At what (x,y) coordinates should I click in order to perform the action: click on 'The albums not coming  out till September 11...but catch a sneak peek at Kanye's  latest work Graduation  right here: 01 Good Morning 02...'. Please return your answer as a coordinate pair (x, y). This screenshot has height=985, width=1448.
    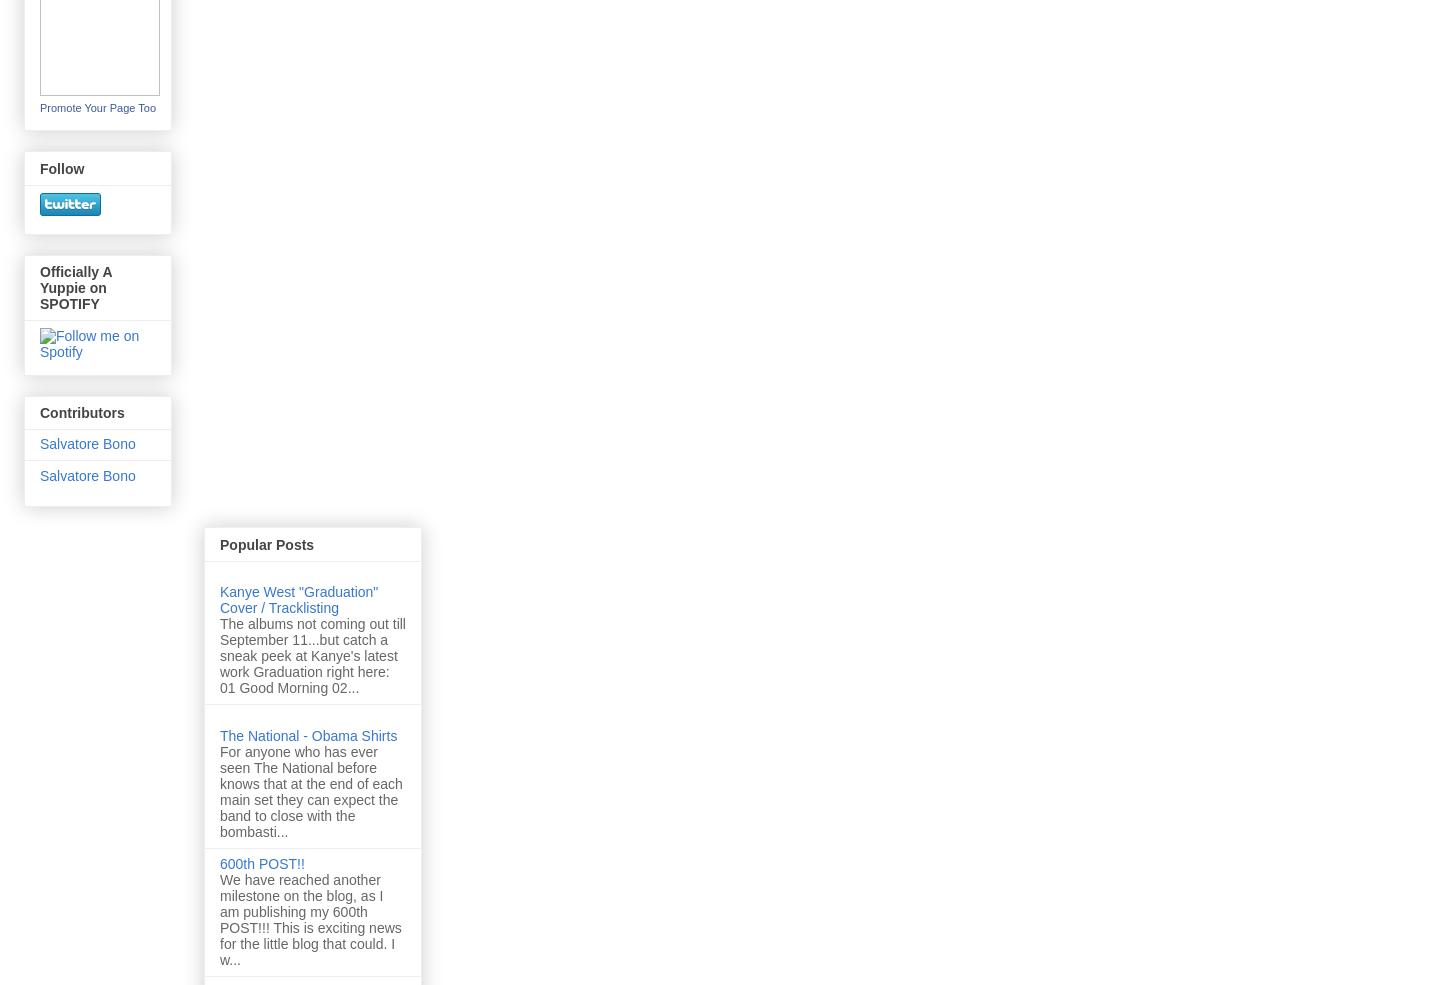
    Looking at the image, I should click on (311, 654).